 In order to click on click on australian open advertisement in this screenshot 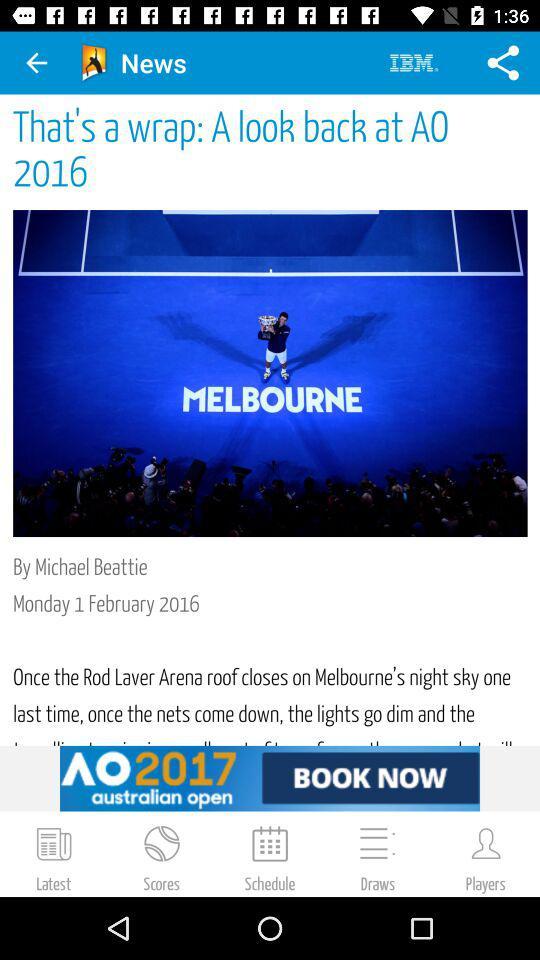, I will do `click(270, 777)`.